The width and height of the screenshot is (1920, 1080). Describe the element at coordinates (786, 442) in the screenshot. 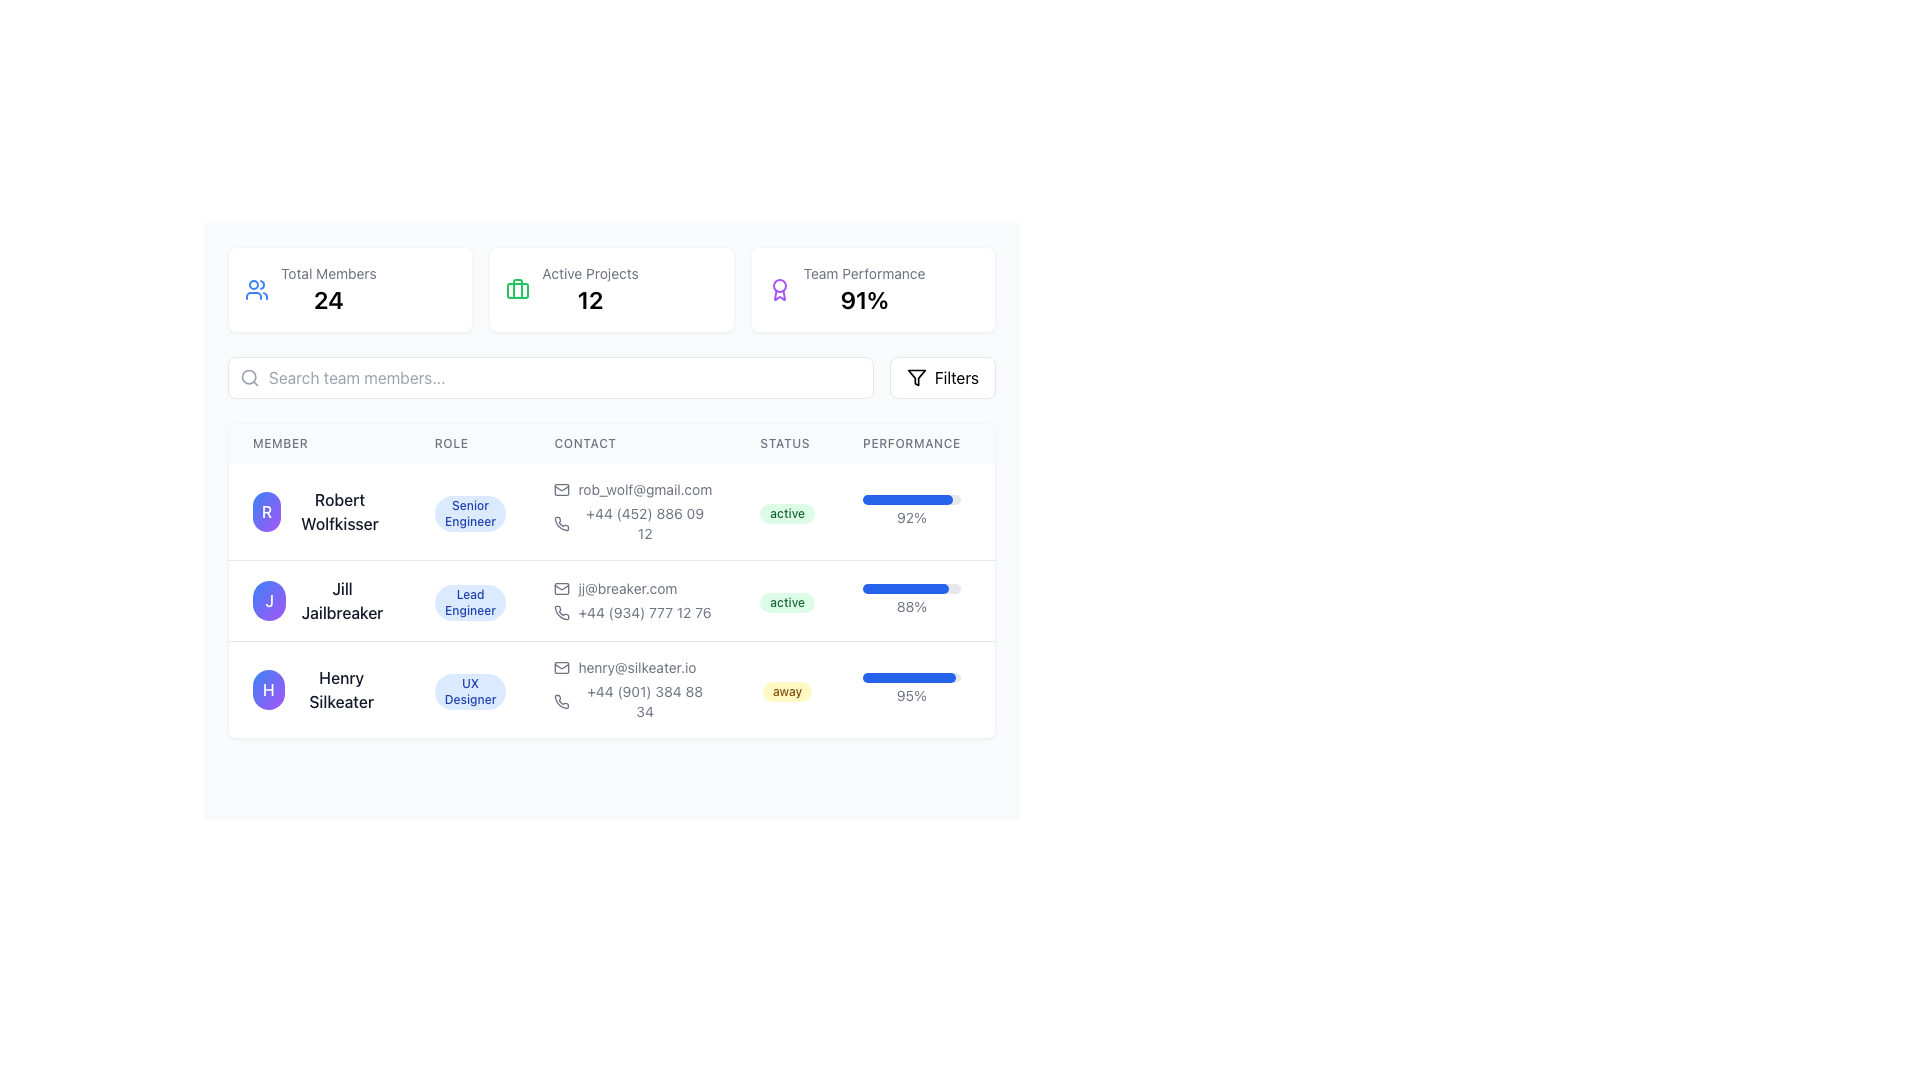

I see `the 'Status' text label element, which is the fourth column header in the tabular layout, displaying the label in uppercase gray sans-serif font` at that location.